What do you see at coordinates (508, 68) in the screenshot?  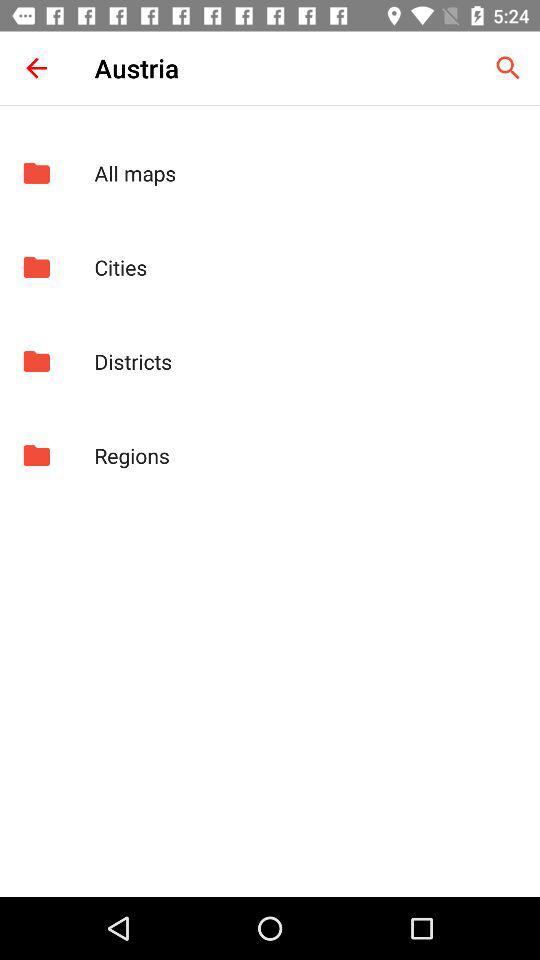 I see `icon to the right of austria item` at bounding box center [508, 68].